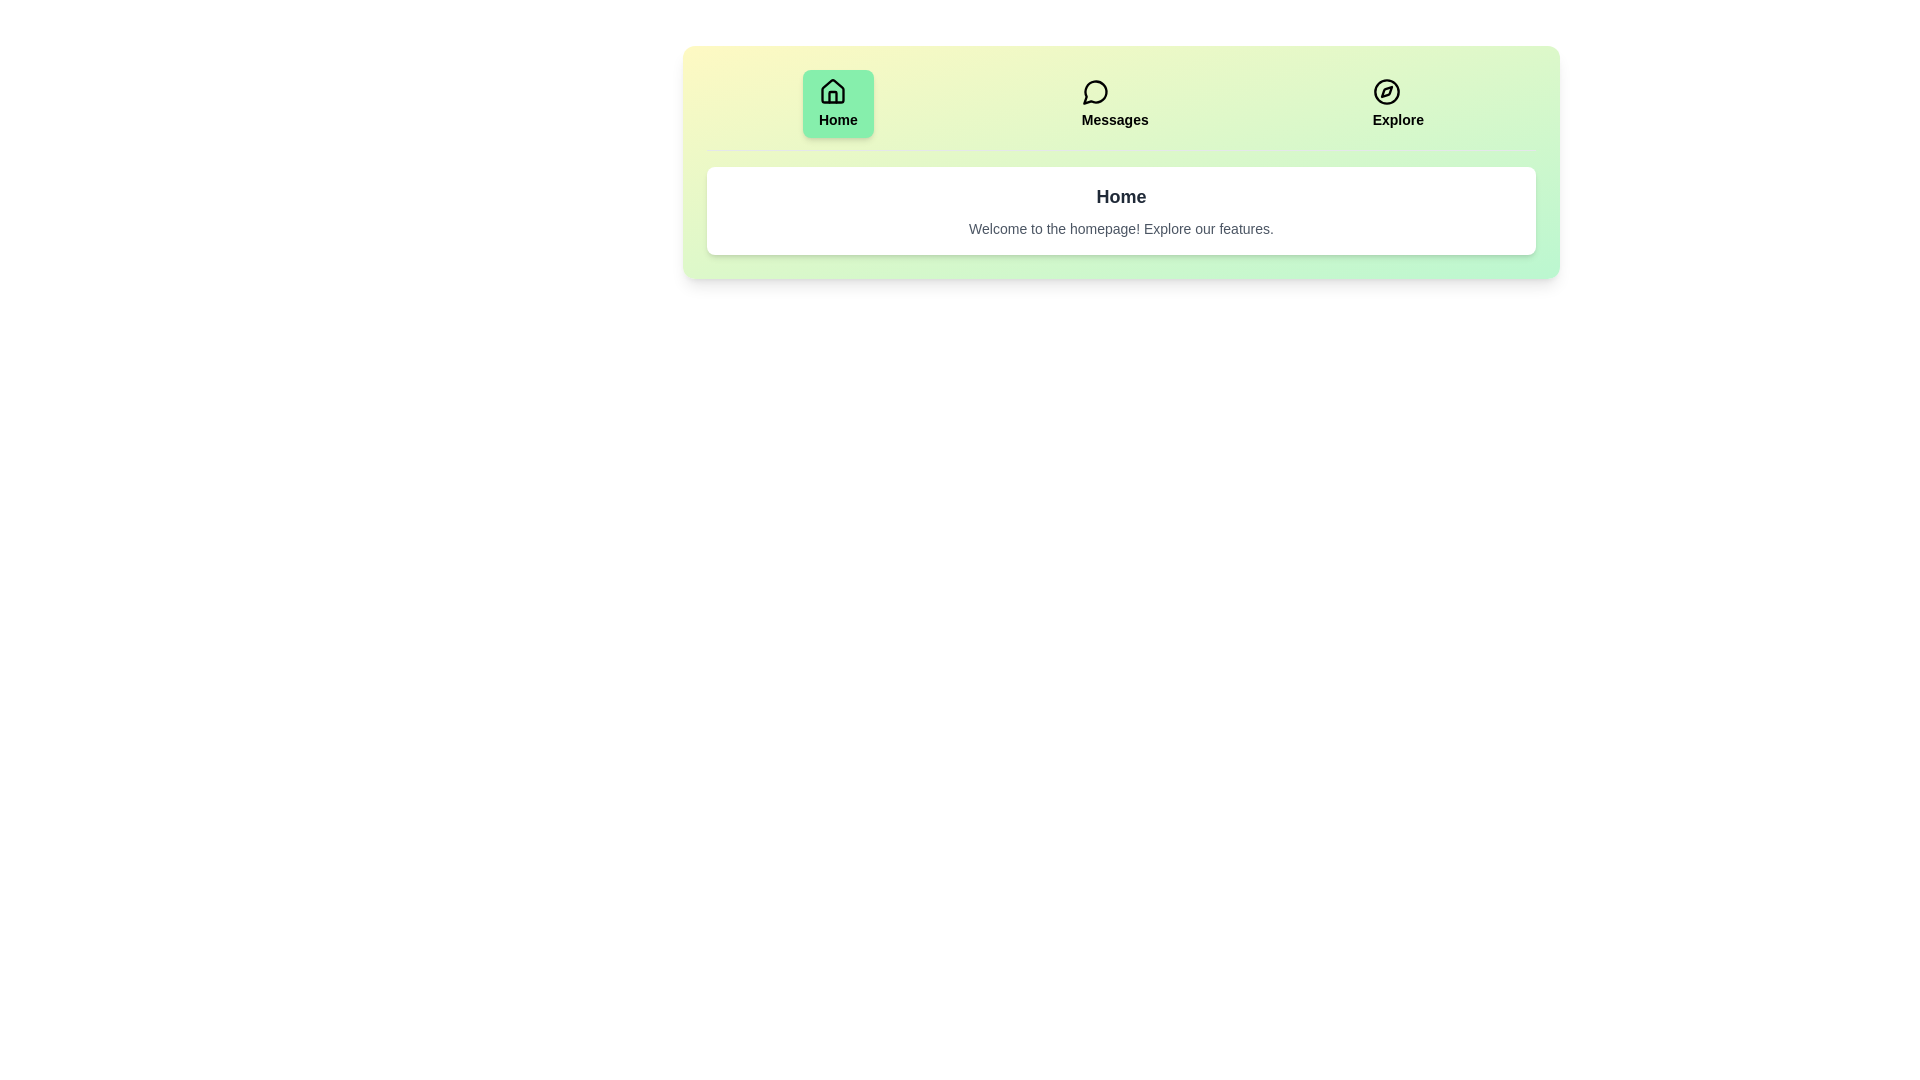  What do you see at coordinates (1396, 104) in the screenshot?
I see `the Explore tab` at bounding box center [1396, 104].